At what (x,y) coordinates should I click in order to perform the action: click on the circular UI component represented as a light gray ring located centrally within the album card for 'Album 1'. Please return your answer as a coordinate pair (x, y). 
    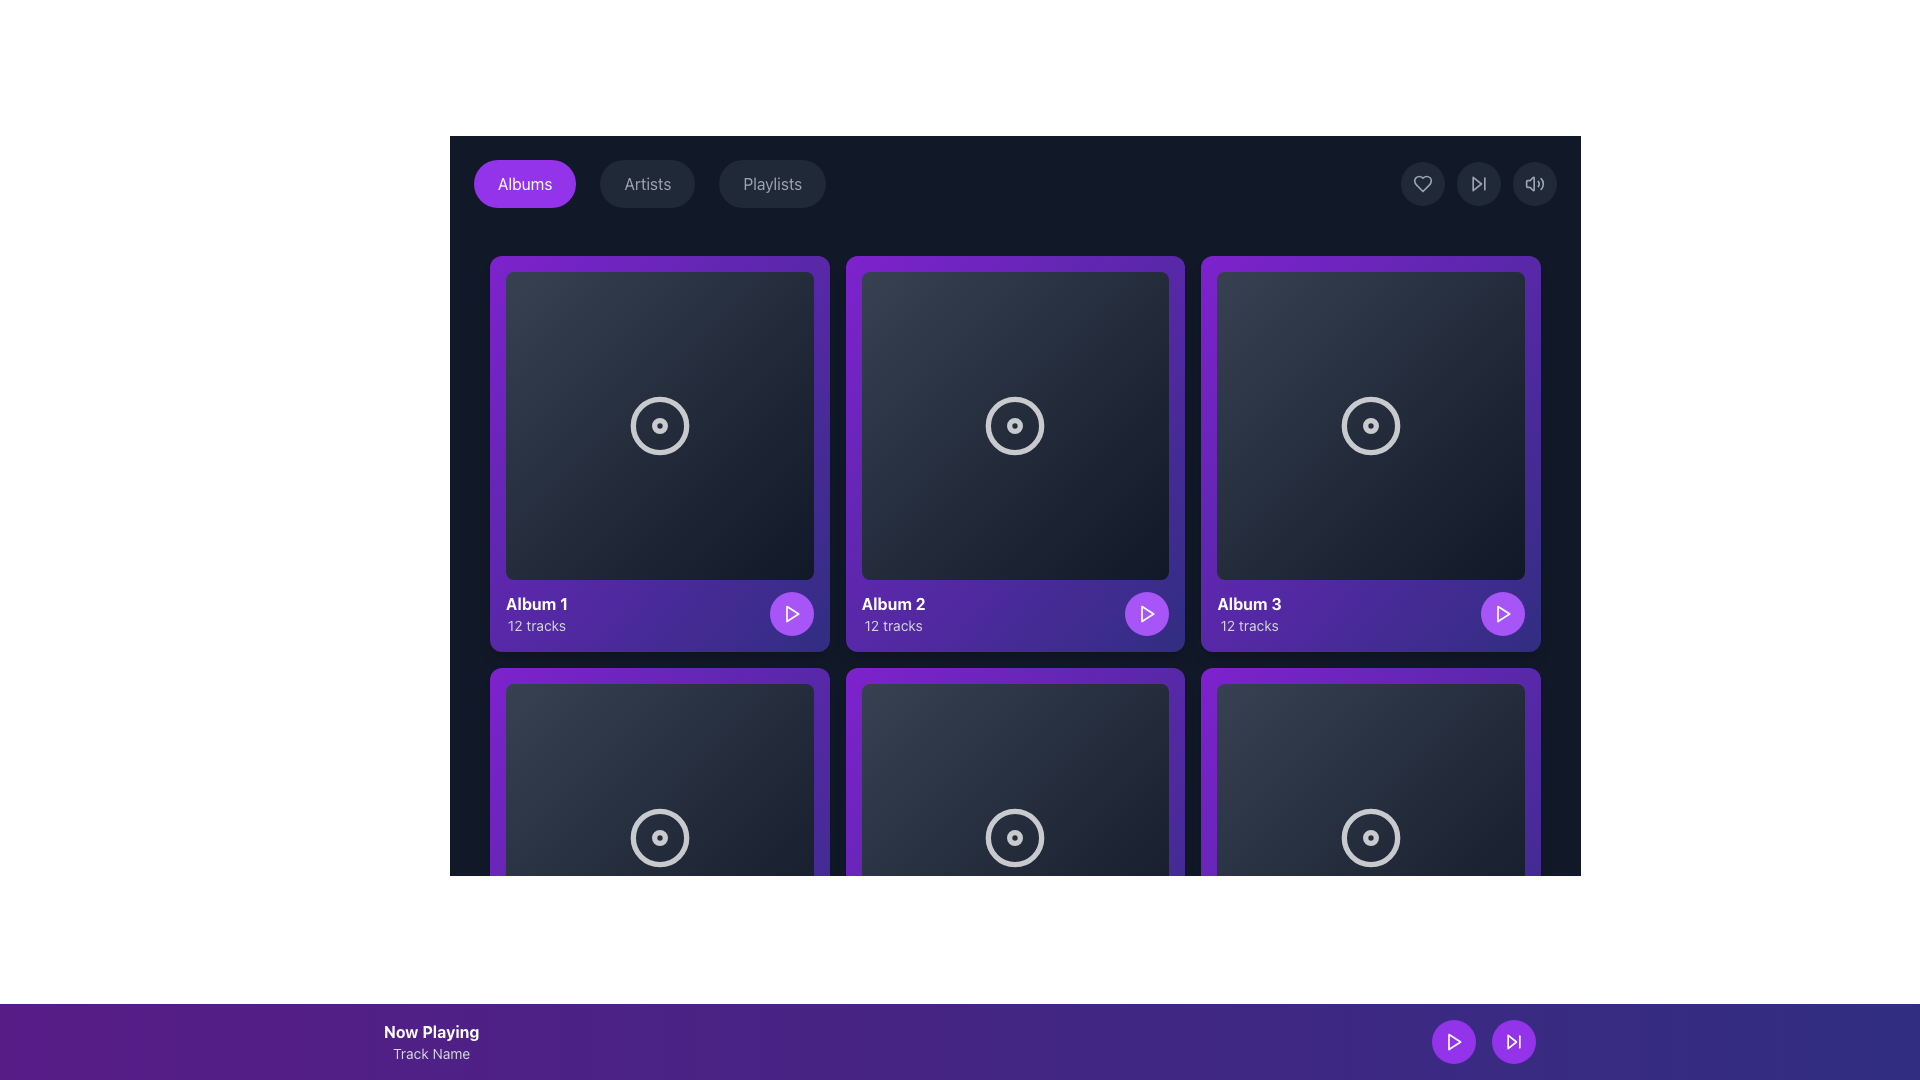
    Looking at the image, I should click on (659, 424).